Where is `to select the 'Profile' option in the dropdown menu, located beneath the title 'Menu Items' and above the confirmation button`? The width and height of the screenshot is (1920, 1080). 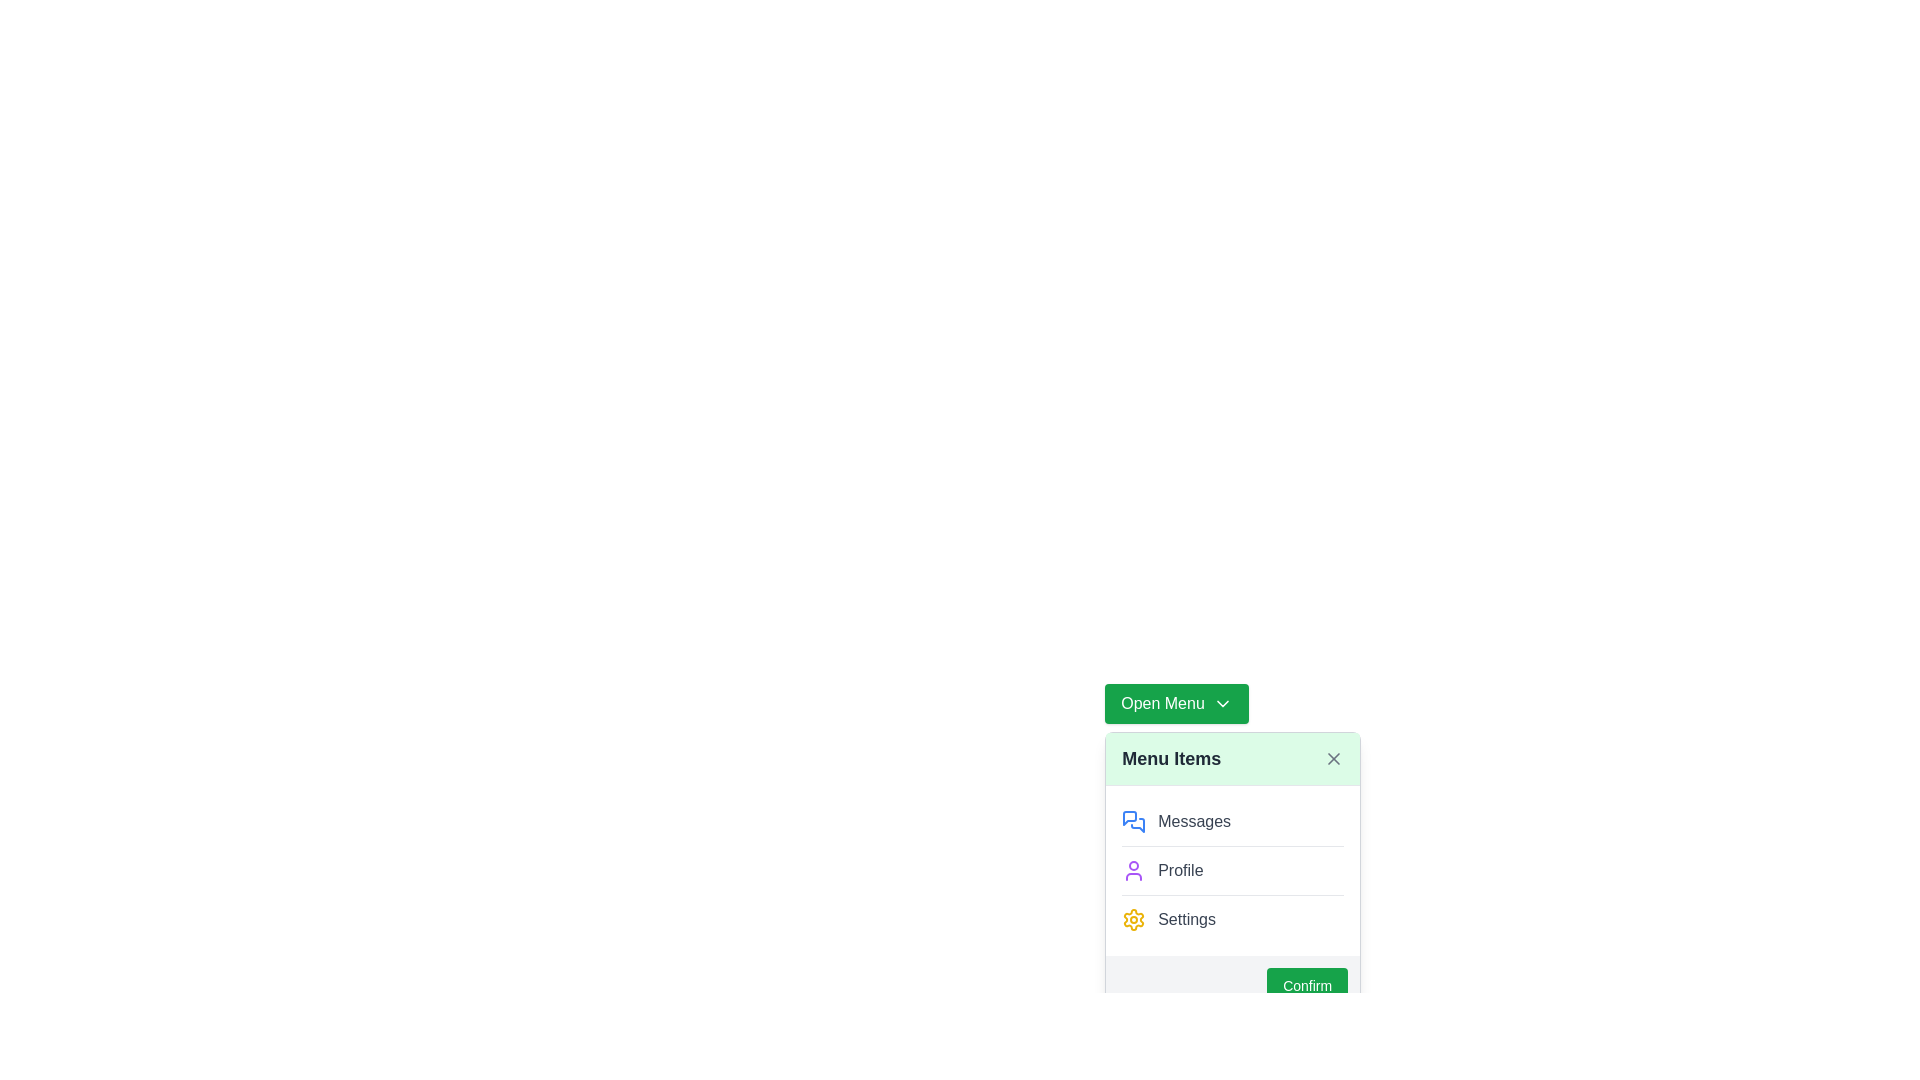 to select the 'Profile' option in the dropdown menu, located beneath the title 'Menu Items' and above the confirmation button is located at coordinates (1232, 870).